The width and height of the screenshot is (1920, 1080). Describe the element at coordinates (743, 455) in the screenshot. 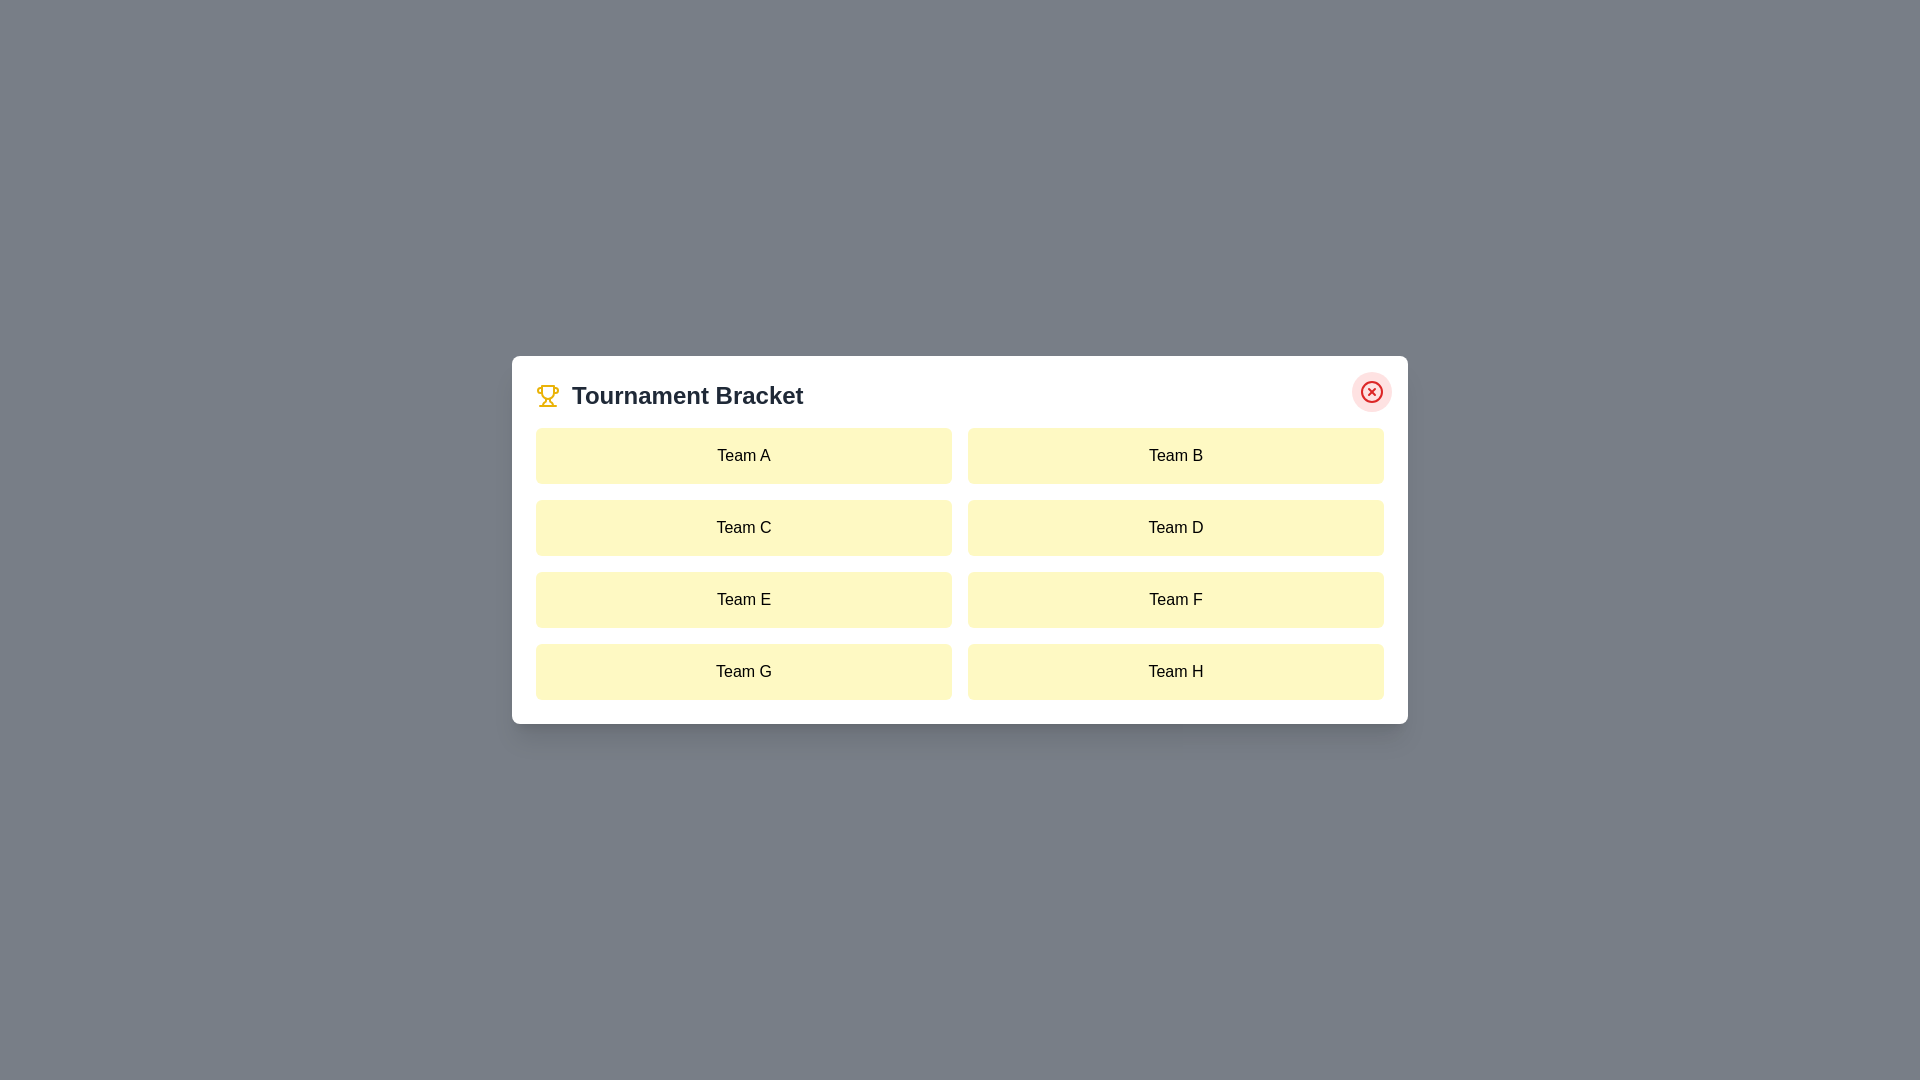

I see `the team item labeled Team A` at that location.